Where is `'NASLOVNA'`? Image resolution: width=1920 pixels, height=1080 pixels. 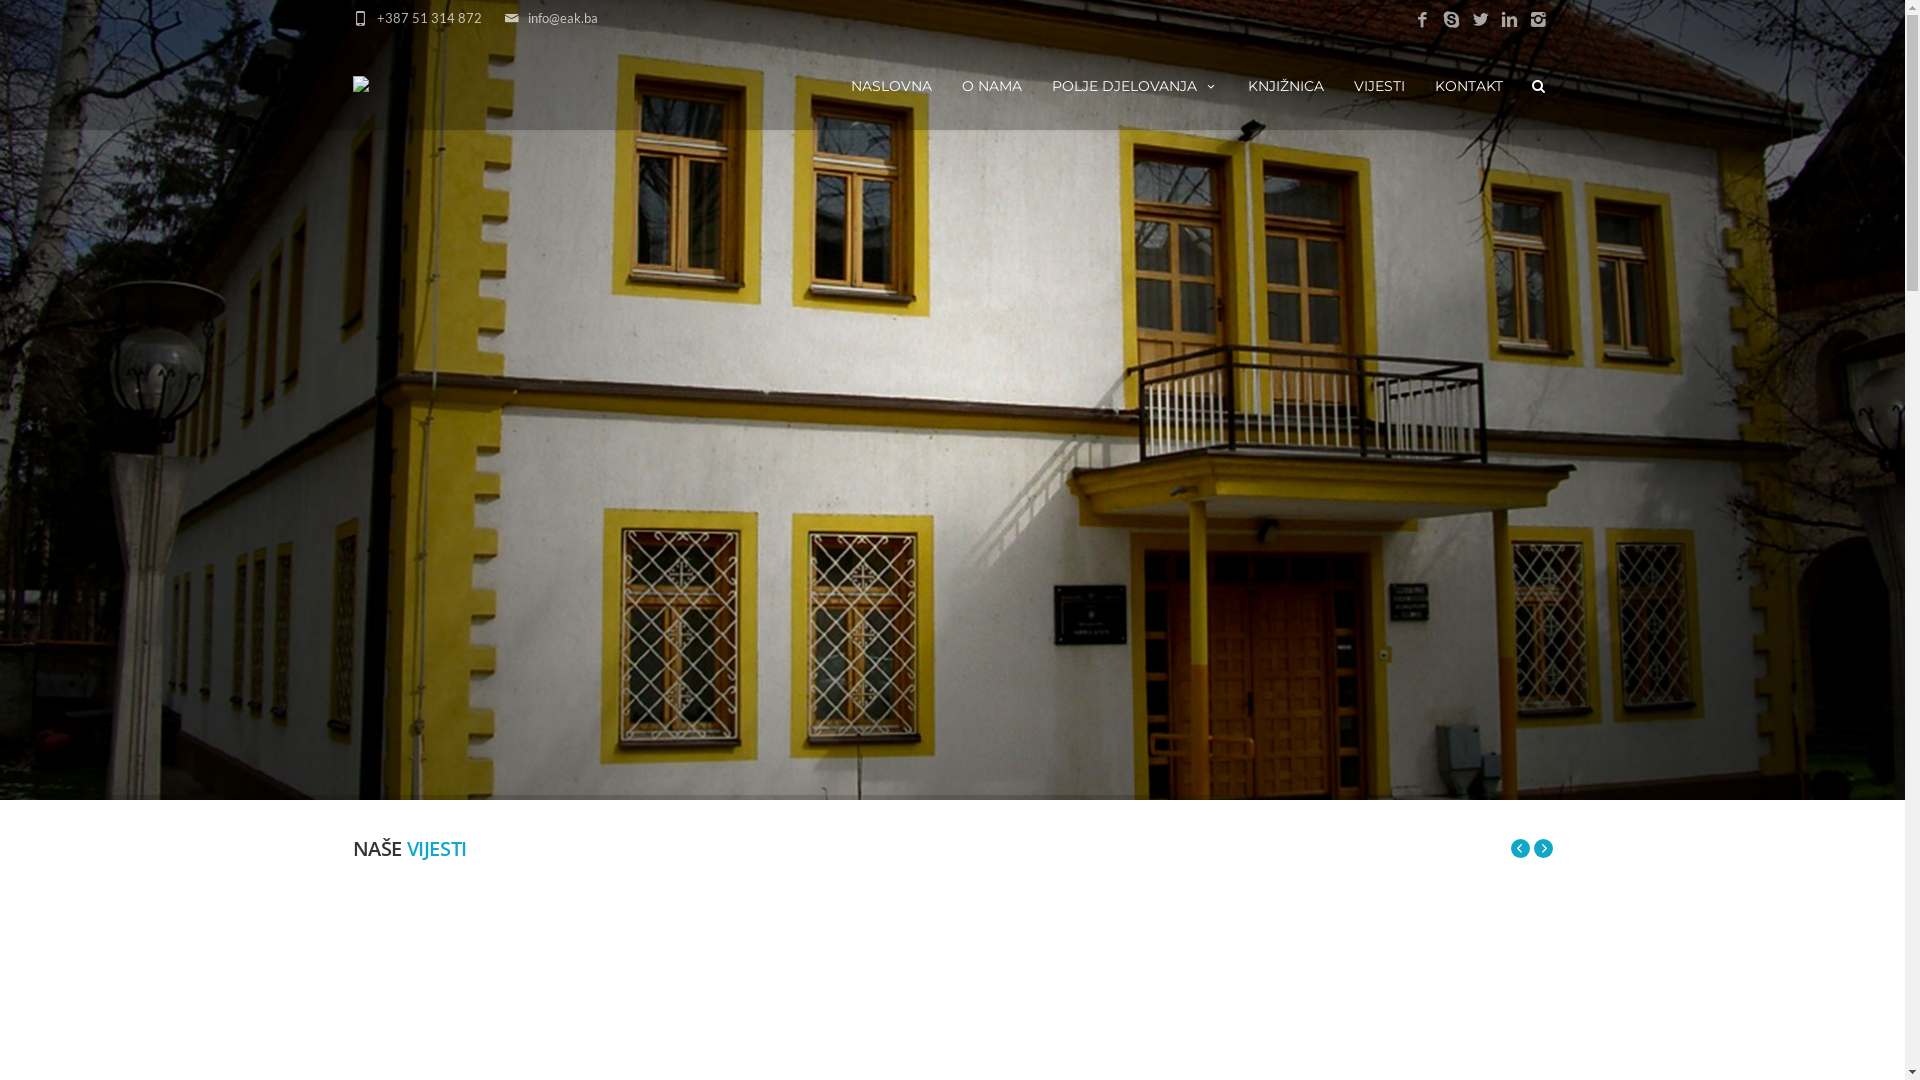 'NASLOVNA' is located at coordinates (835, 83).